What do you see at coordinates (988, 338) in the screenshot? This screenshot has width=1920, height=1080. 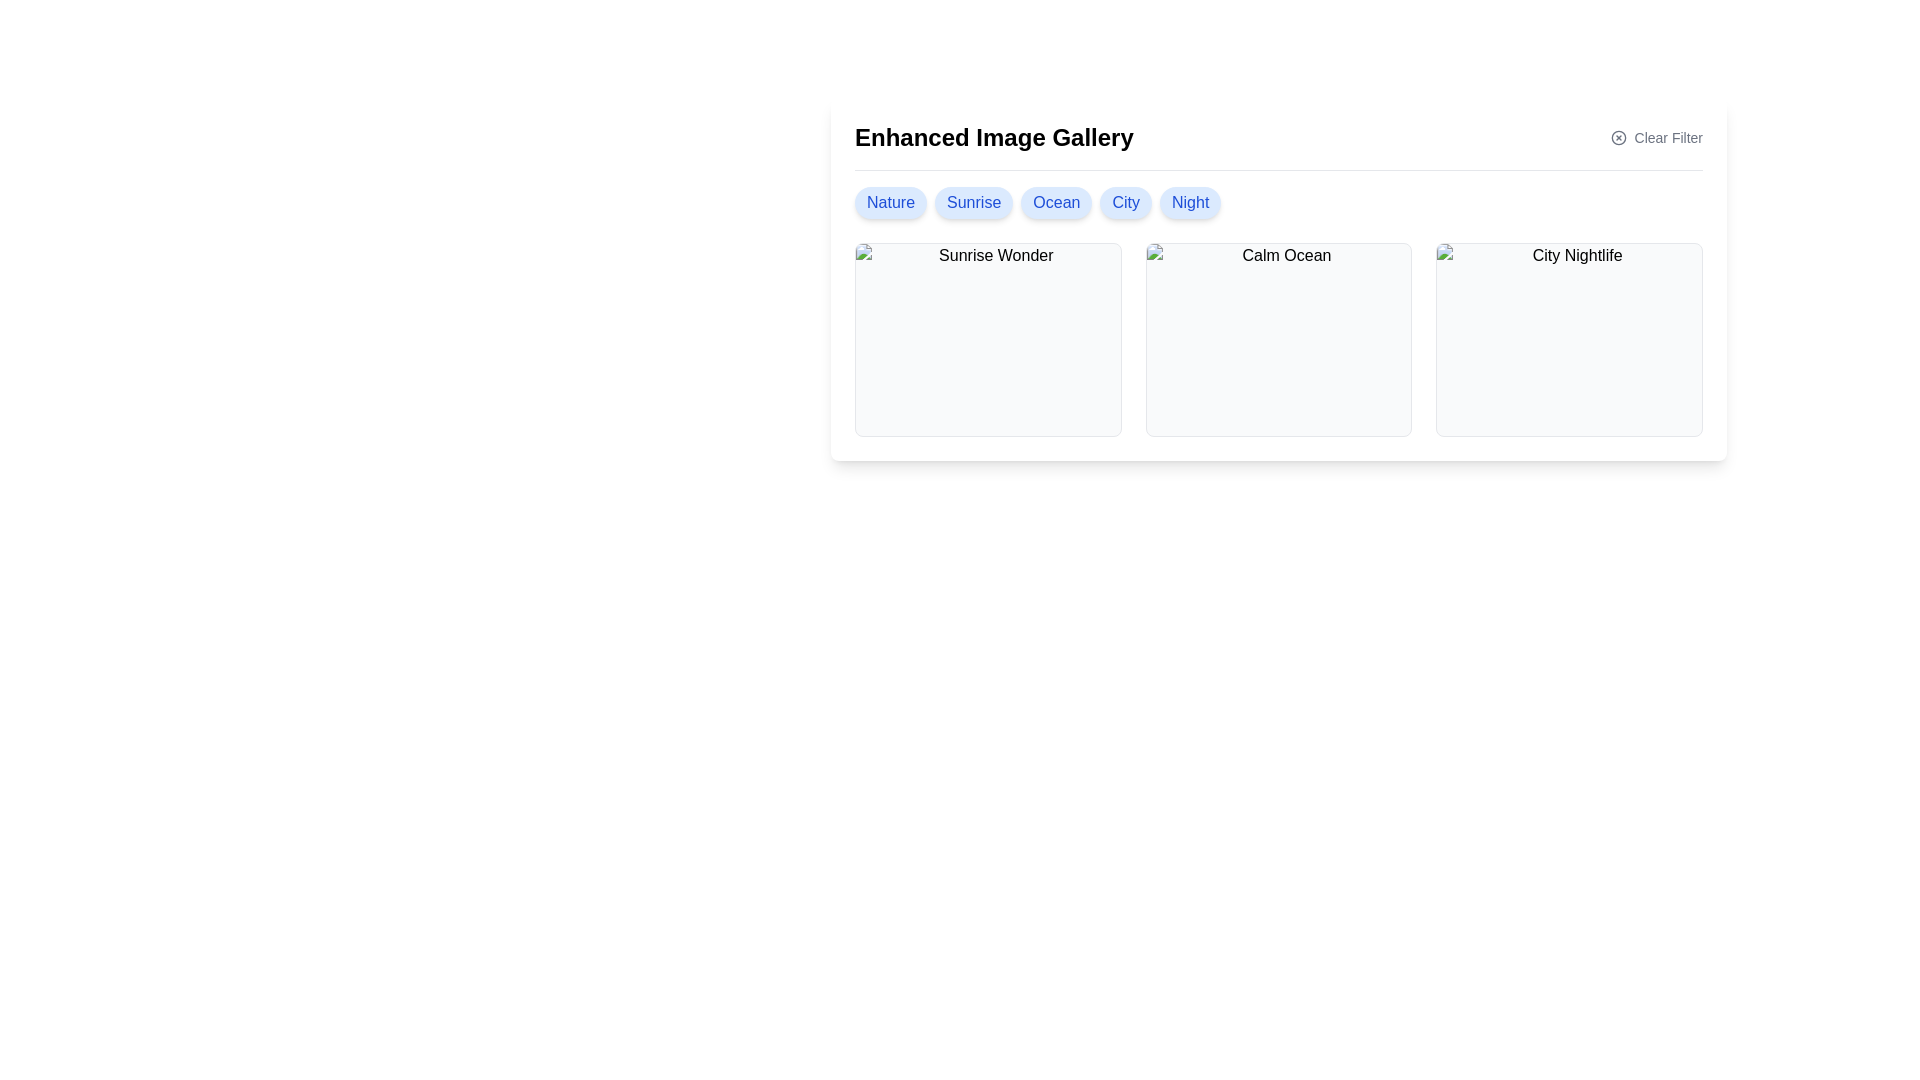 I see `the image titled 'Sunrise Wonder' in the leftmost position of the first row of the gallery by clicking on it` at bounding box center [988, 338].